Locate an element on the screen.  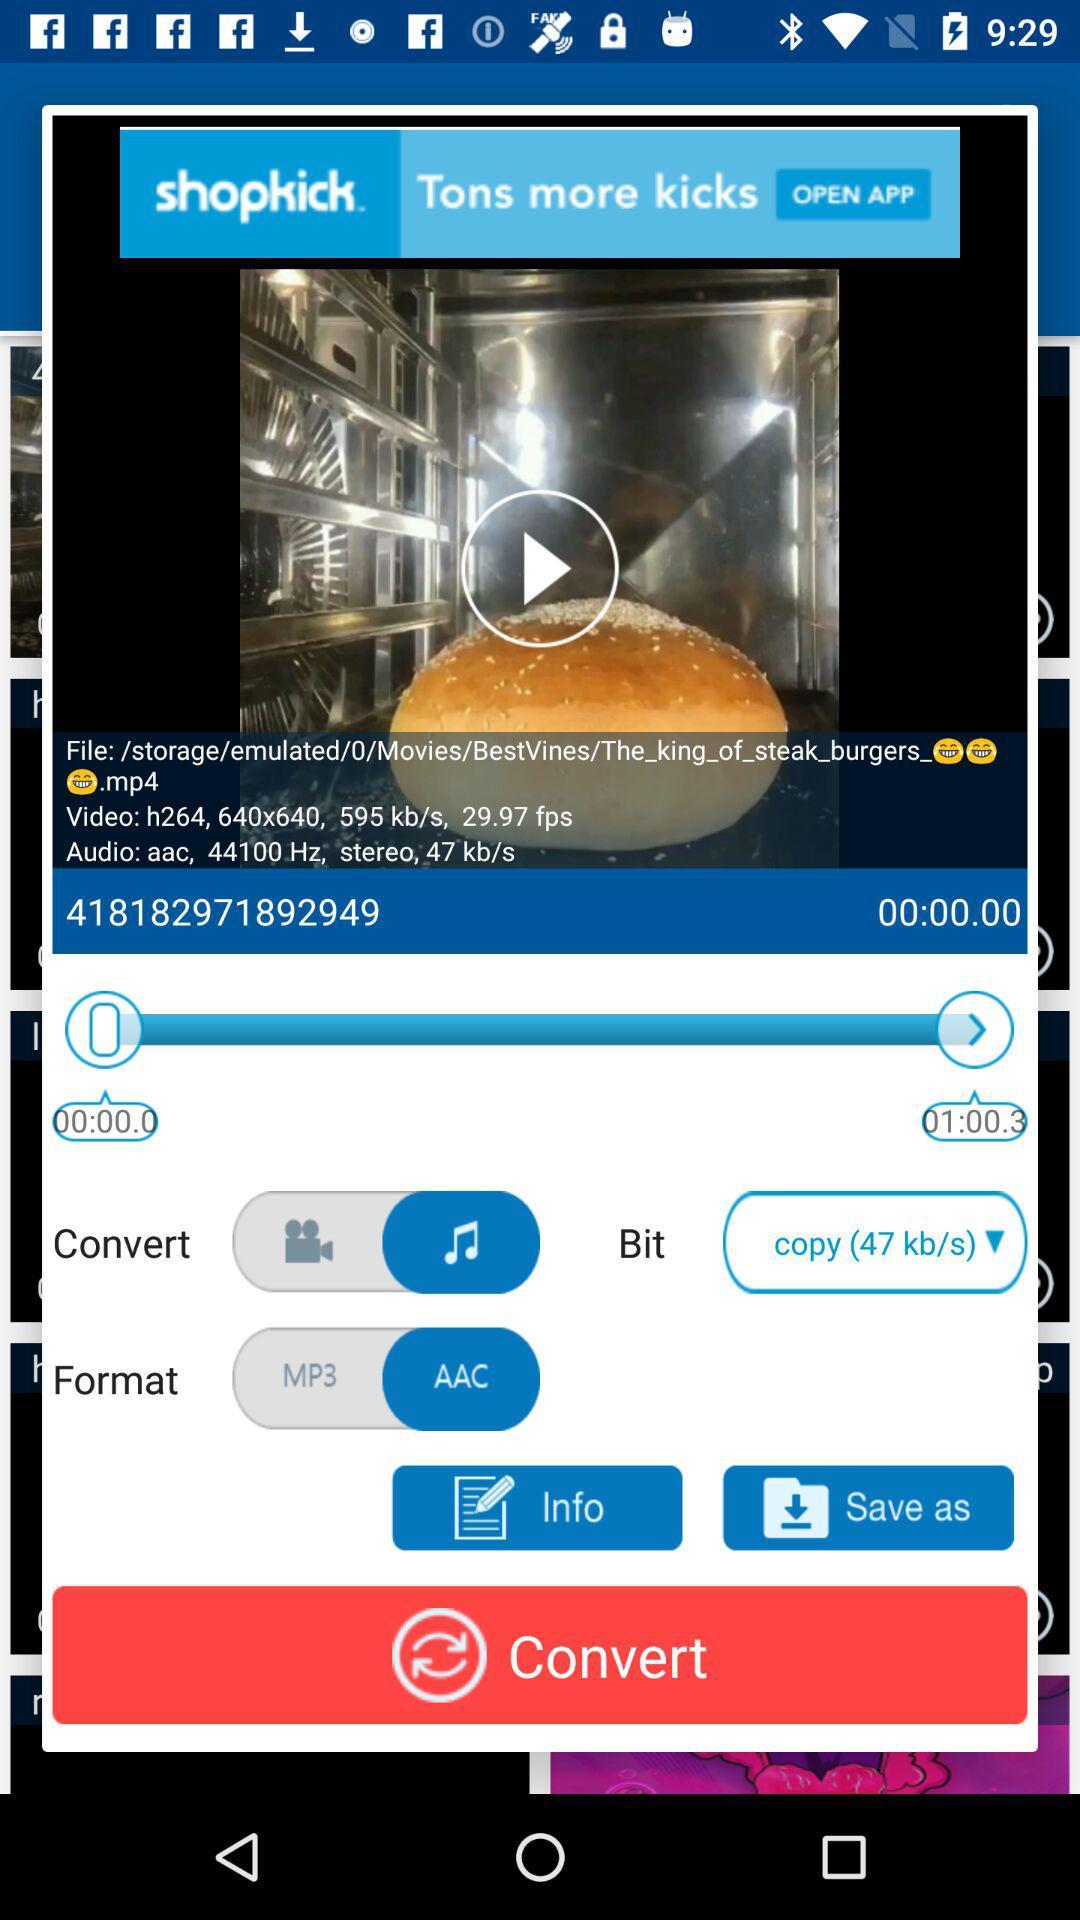
see advertisement is located at coordinates (540, 192).